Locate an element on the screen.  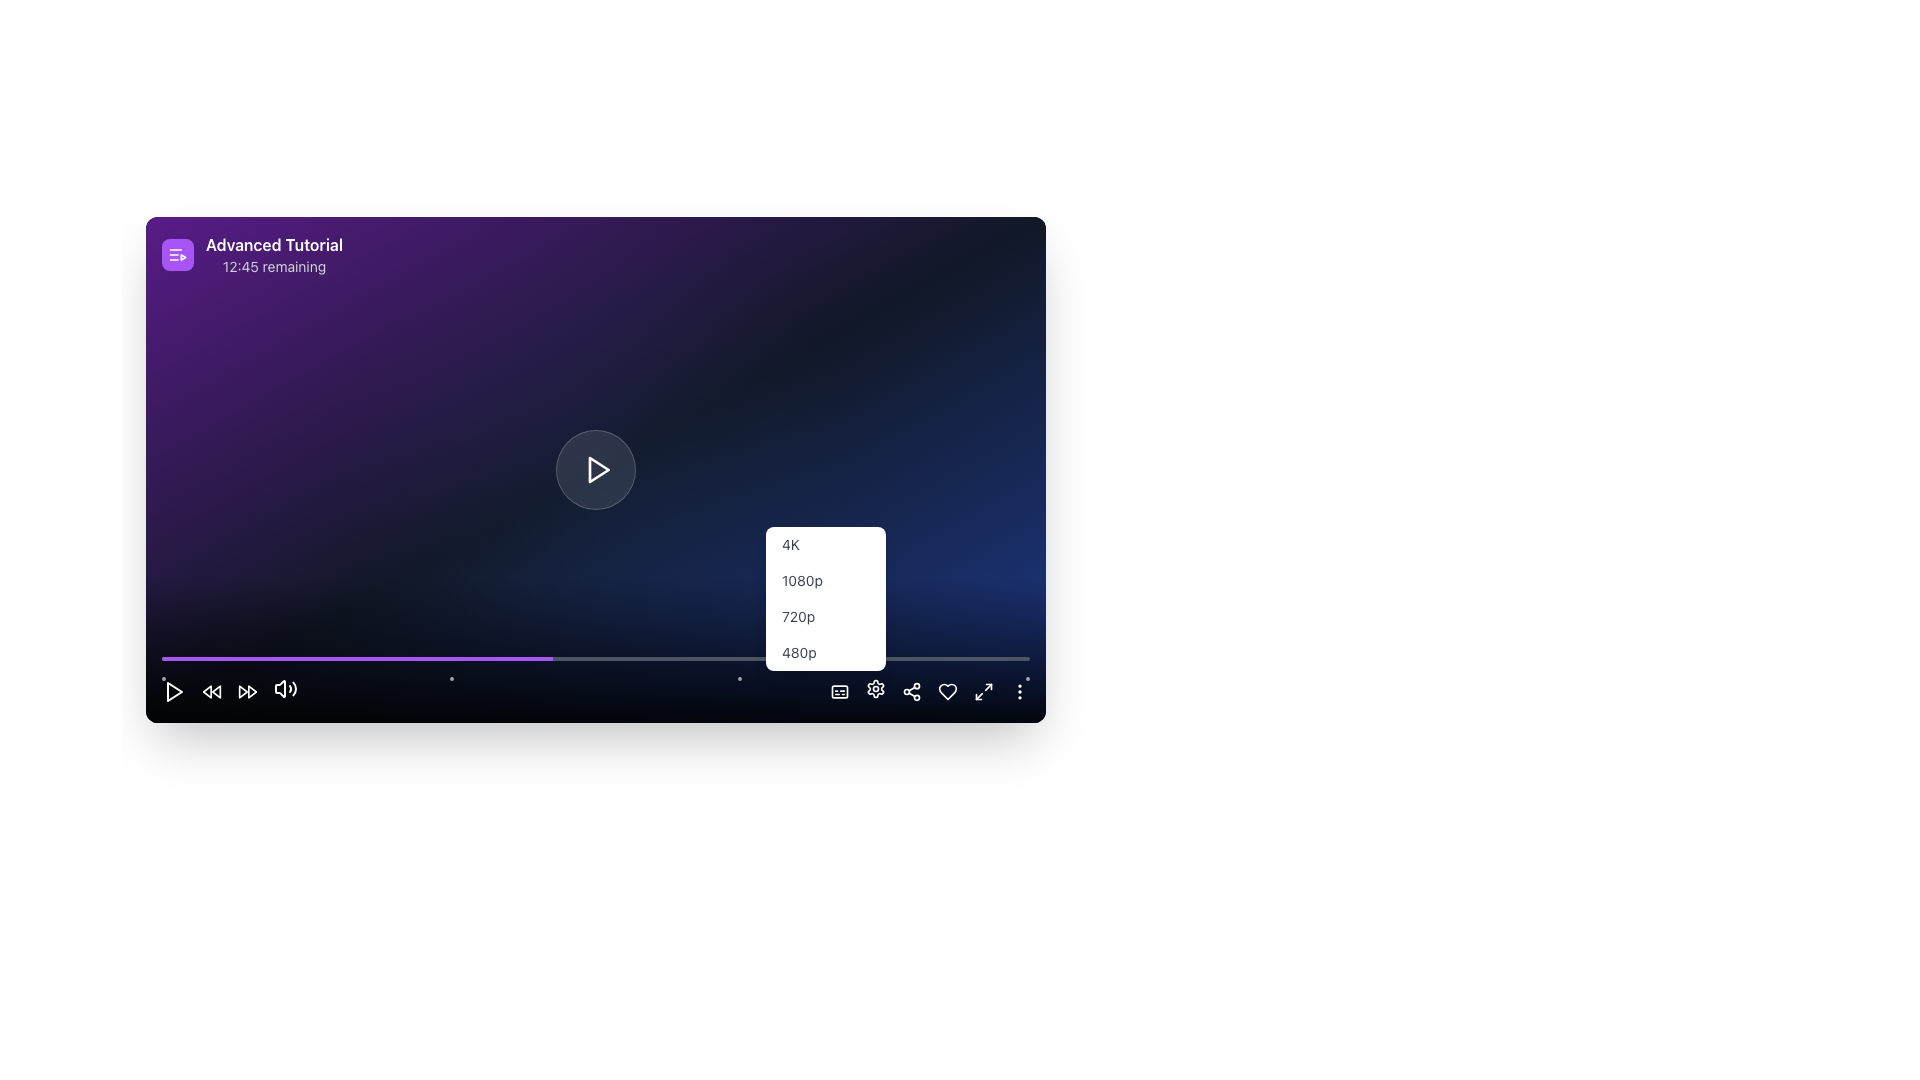
the progress bar at 45% is located at coordinates (552, 637).